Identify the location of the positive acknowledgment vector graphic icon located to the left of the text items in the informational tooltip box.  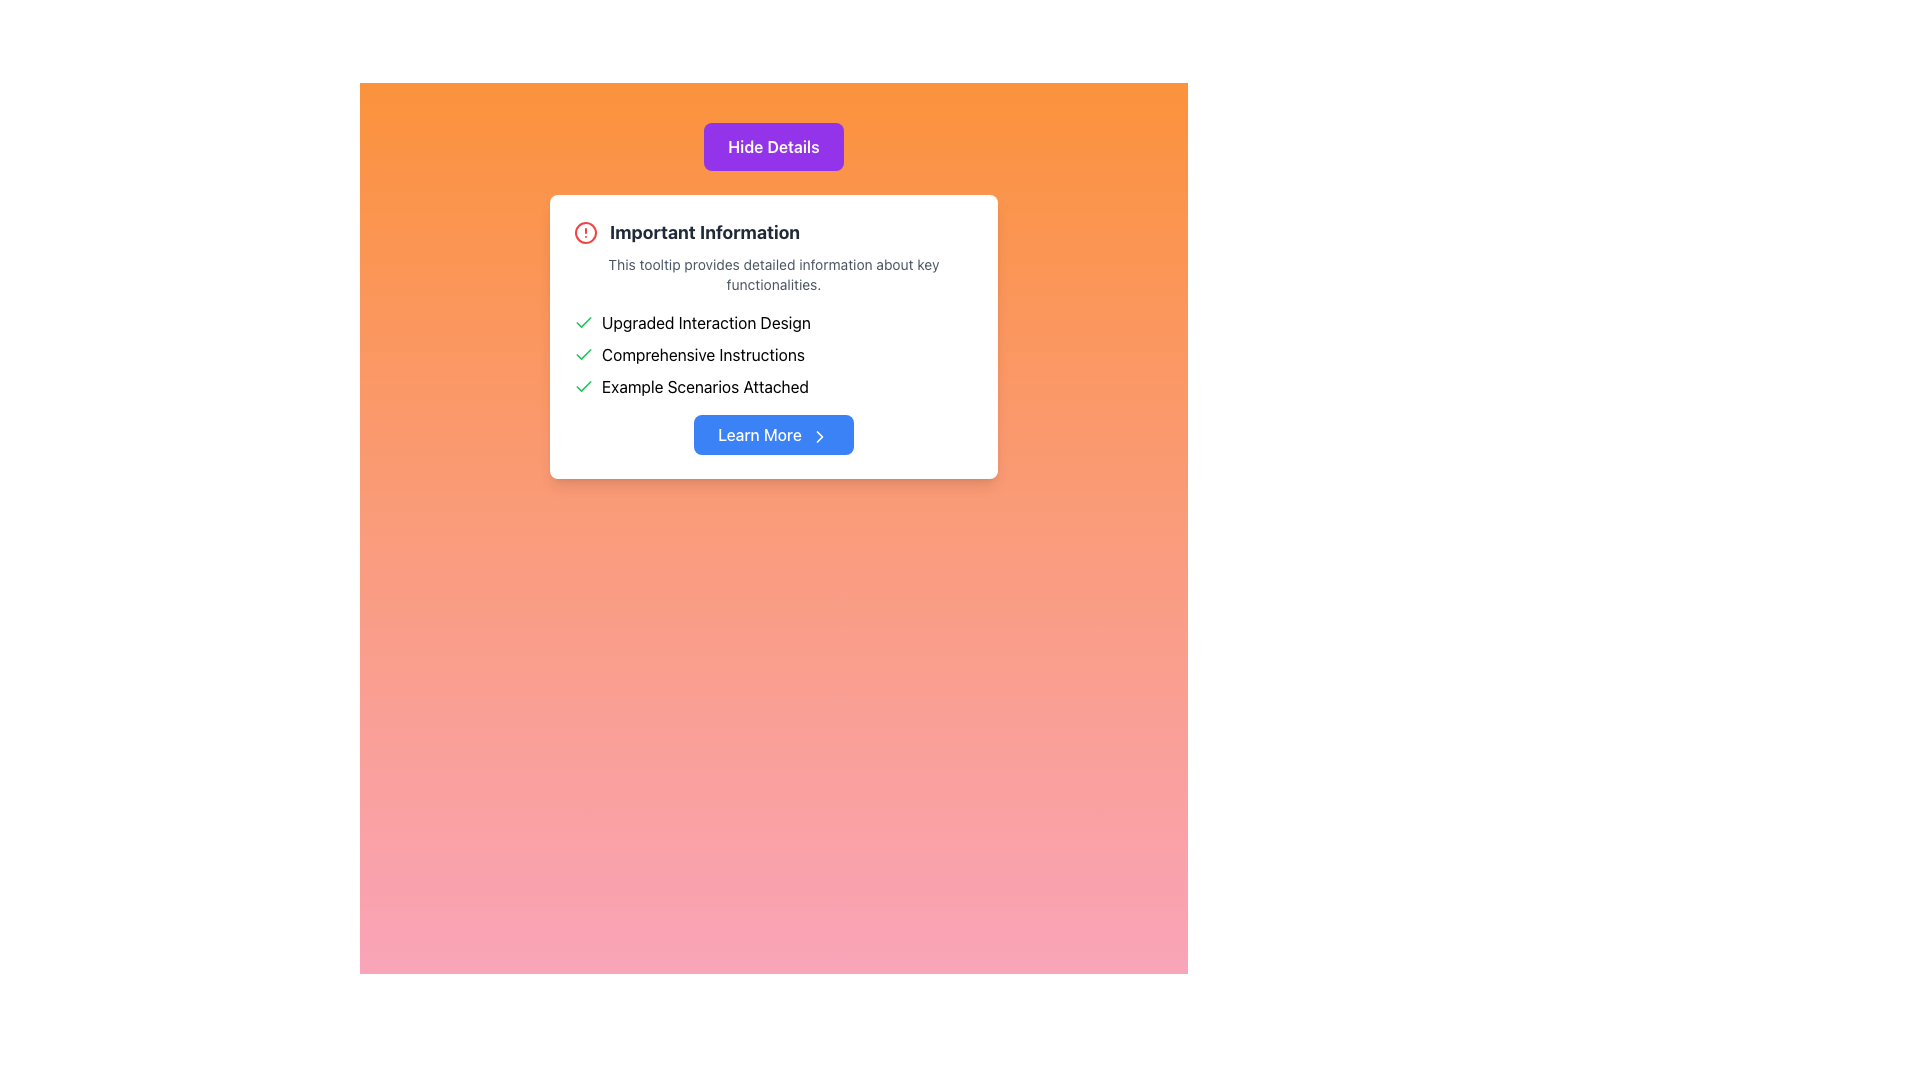
(583, 353).